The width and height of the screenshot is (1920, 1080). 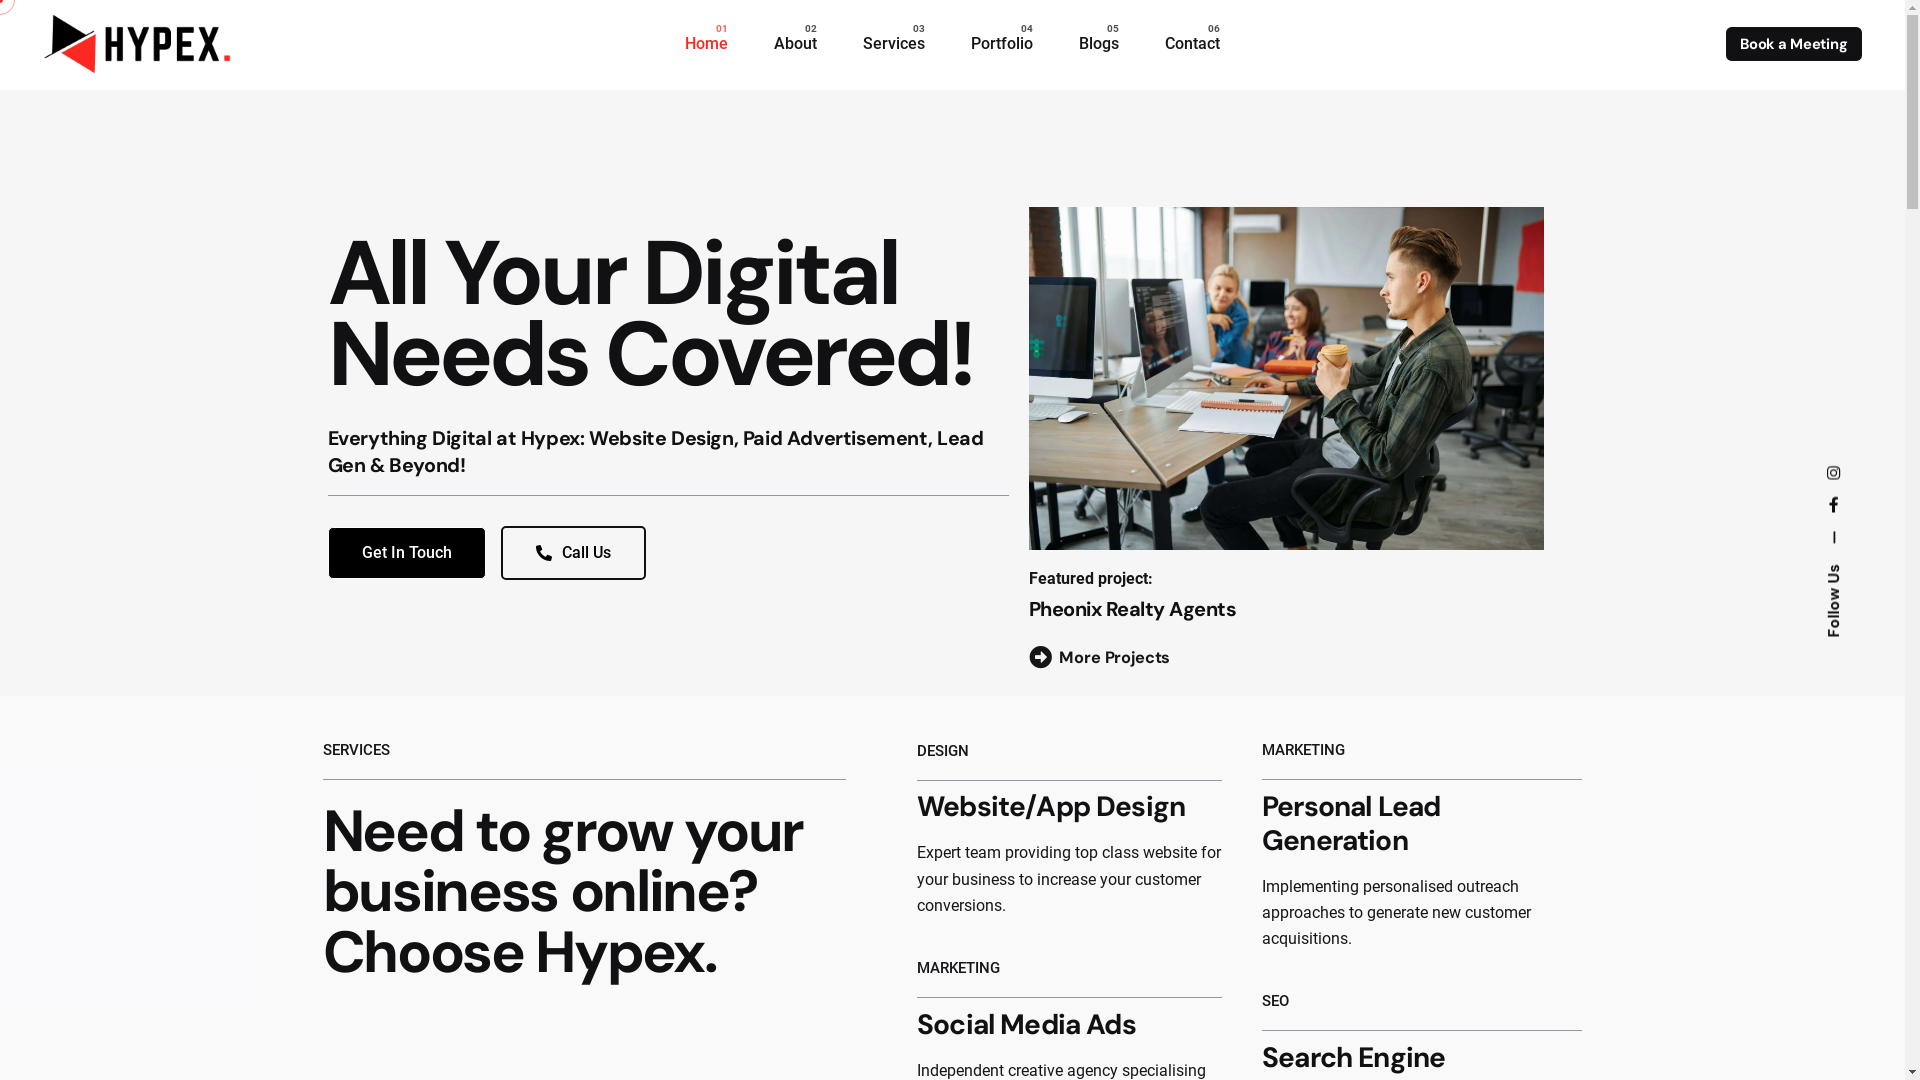 What do you see at coordinates (1098, 658) in the screenshot?
I see `'More Projects'` at bounding box center [1098, 658].